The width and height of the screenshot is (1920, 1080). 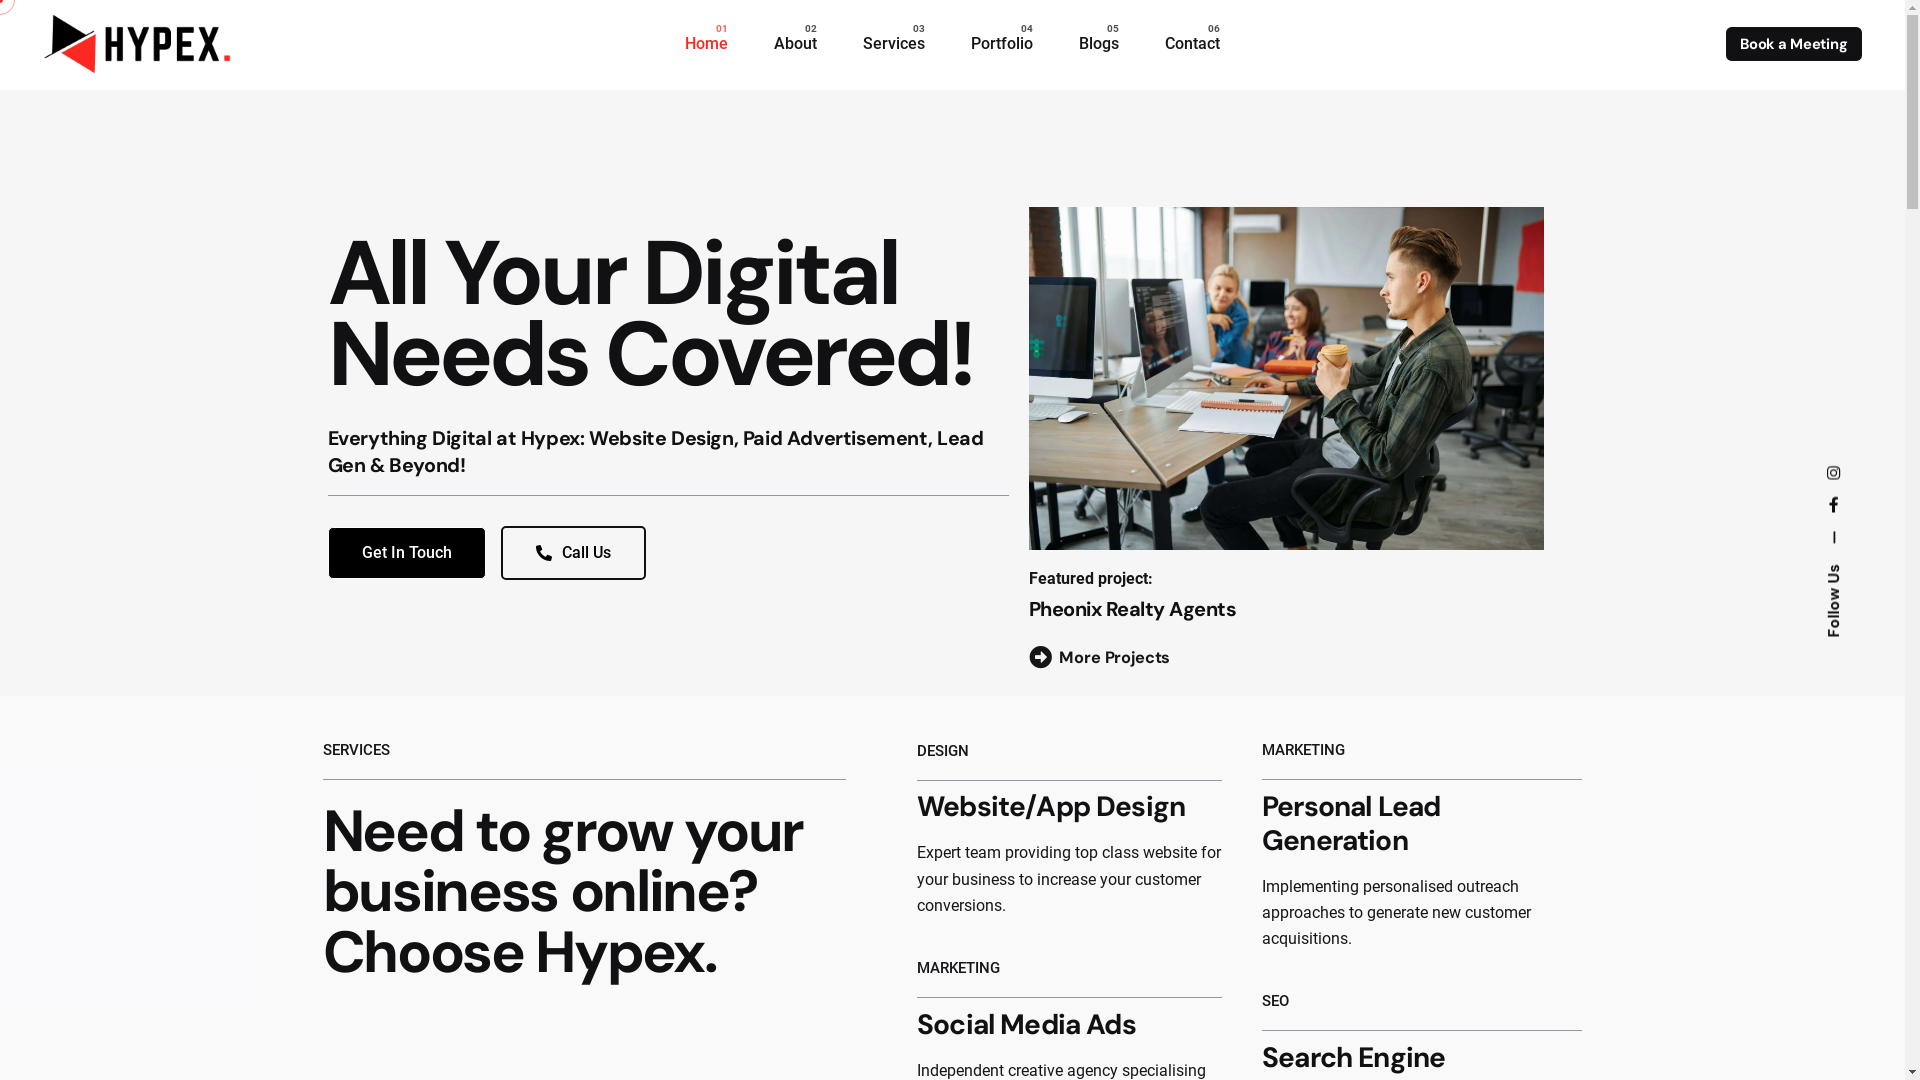 What do you see at coordinates (1098, 658) in the screenshot?
I see `'More Projects'` at bounding box center [1098, 658].